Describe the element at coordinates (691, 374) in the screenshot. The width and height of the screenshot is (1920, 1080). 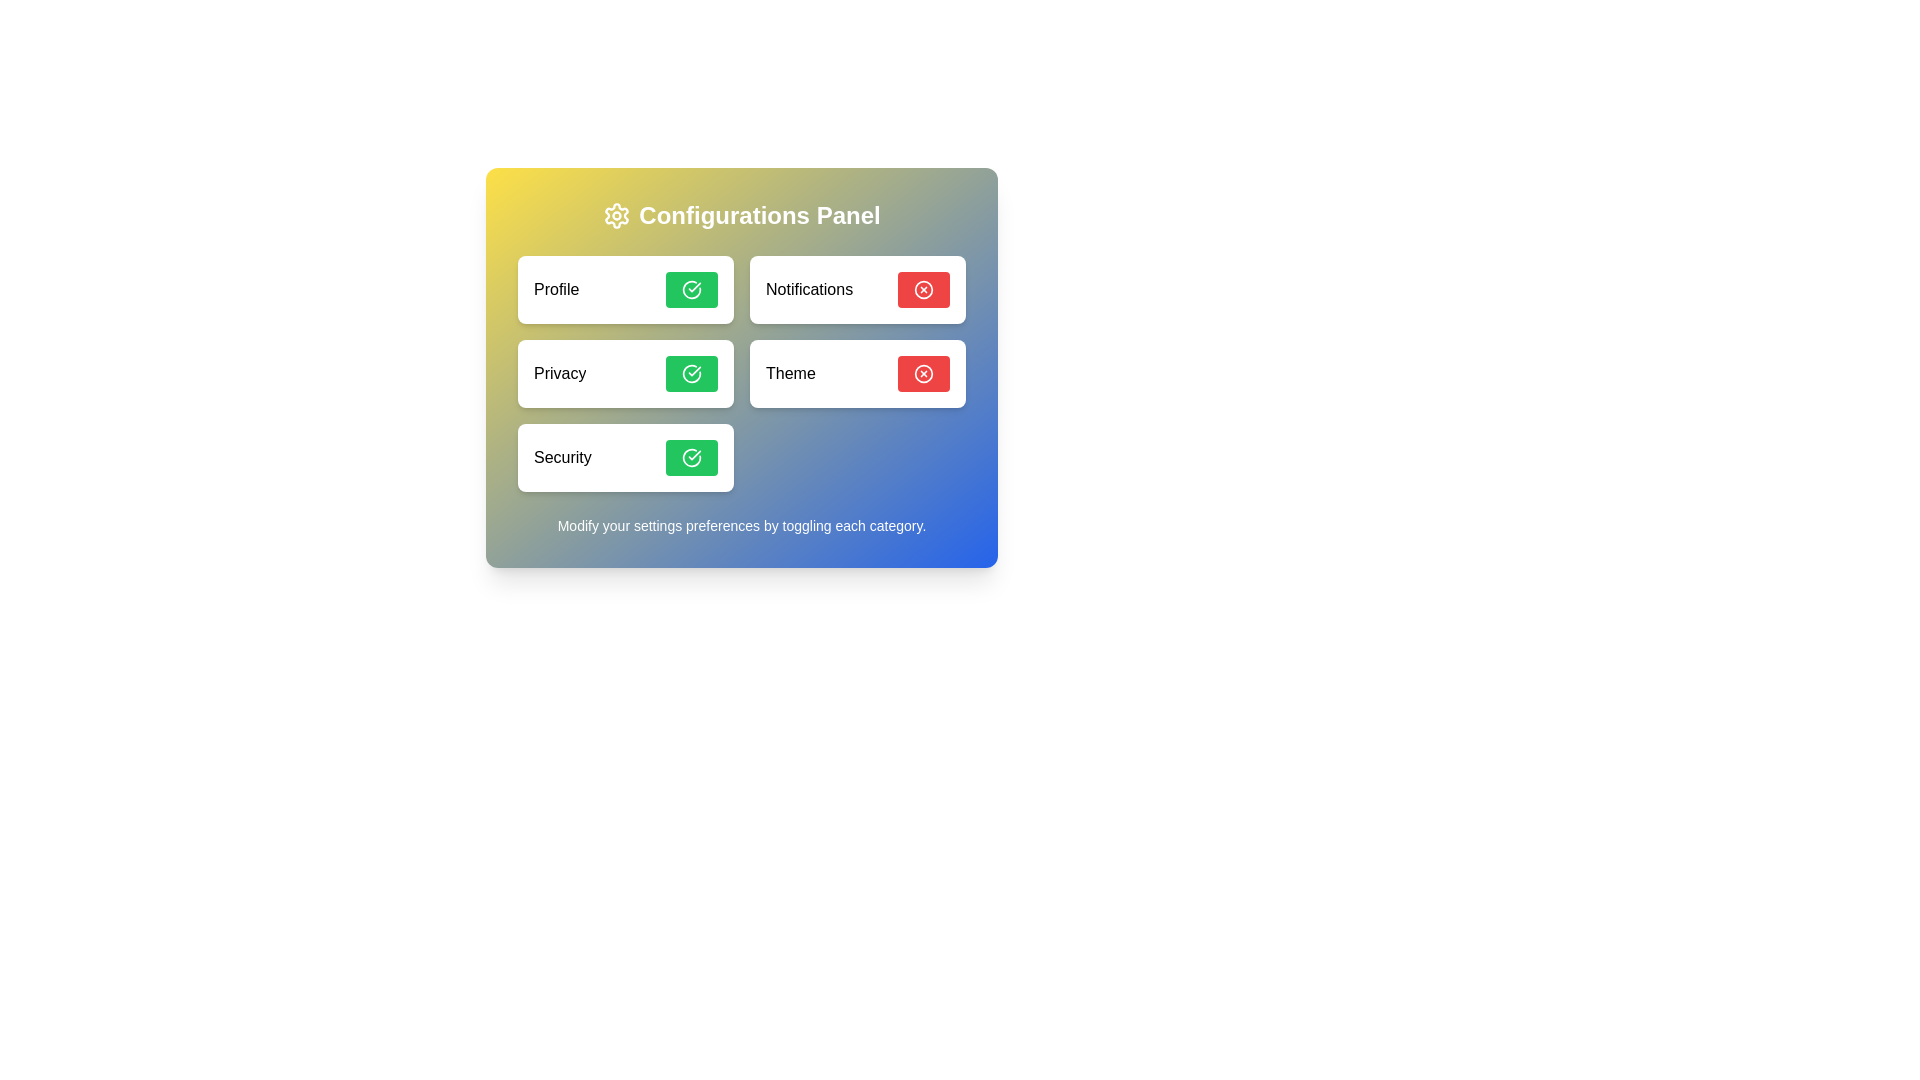
I see `the toggle button for the 'Privacy' option located on the right side of the 'Privacy' label in the configurations panel` at that location.